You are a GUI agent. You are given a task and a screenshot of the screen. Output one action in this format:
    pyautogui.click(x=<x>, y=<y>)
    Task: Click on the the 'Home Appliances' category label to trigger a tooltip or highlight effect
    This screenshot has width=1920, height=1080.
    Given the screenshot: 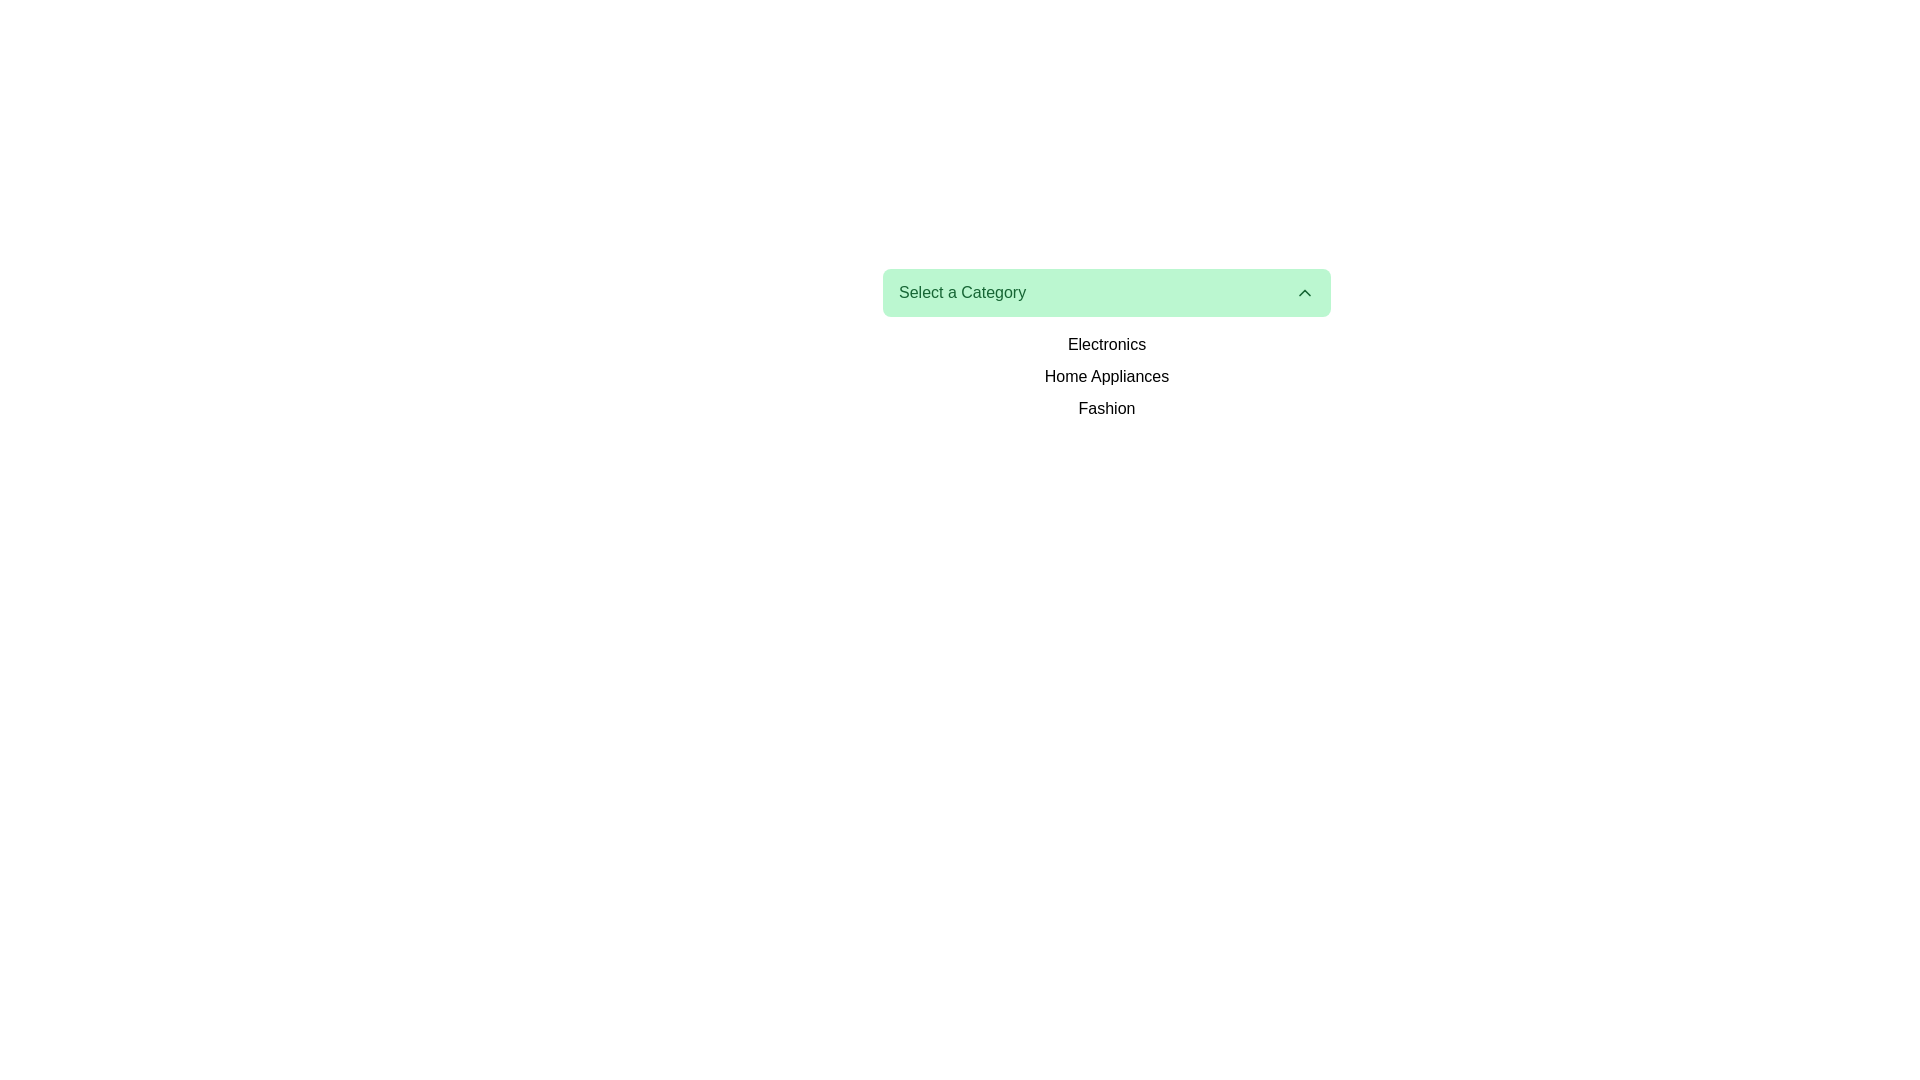 What is the action you would take?
    pyautogui.click(x=1106, y=377)
    